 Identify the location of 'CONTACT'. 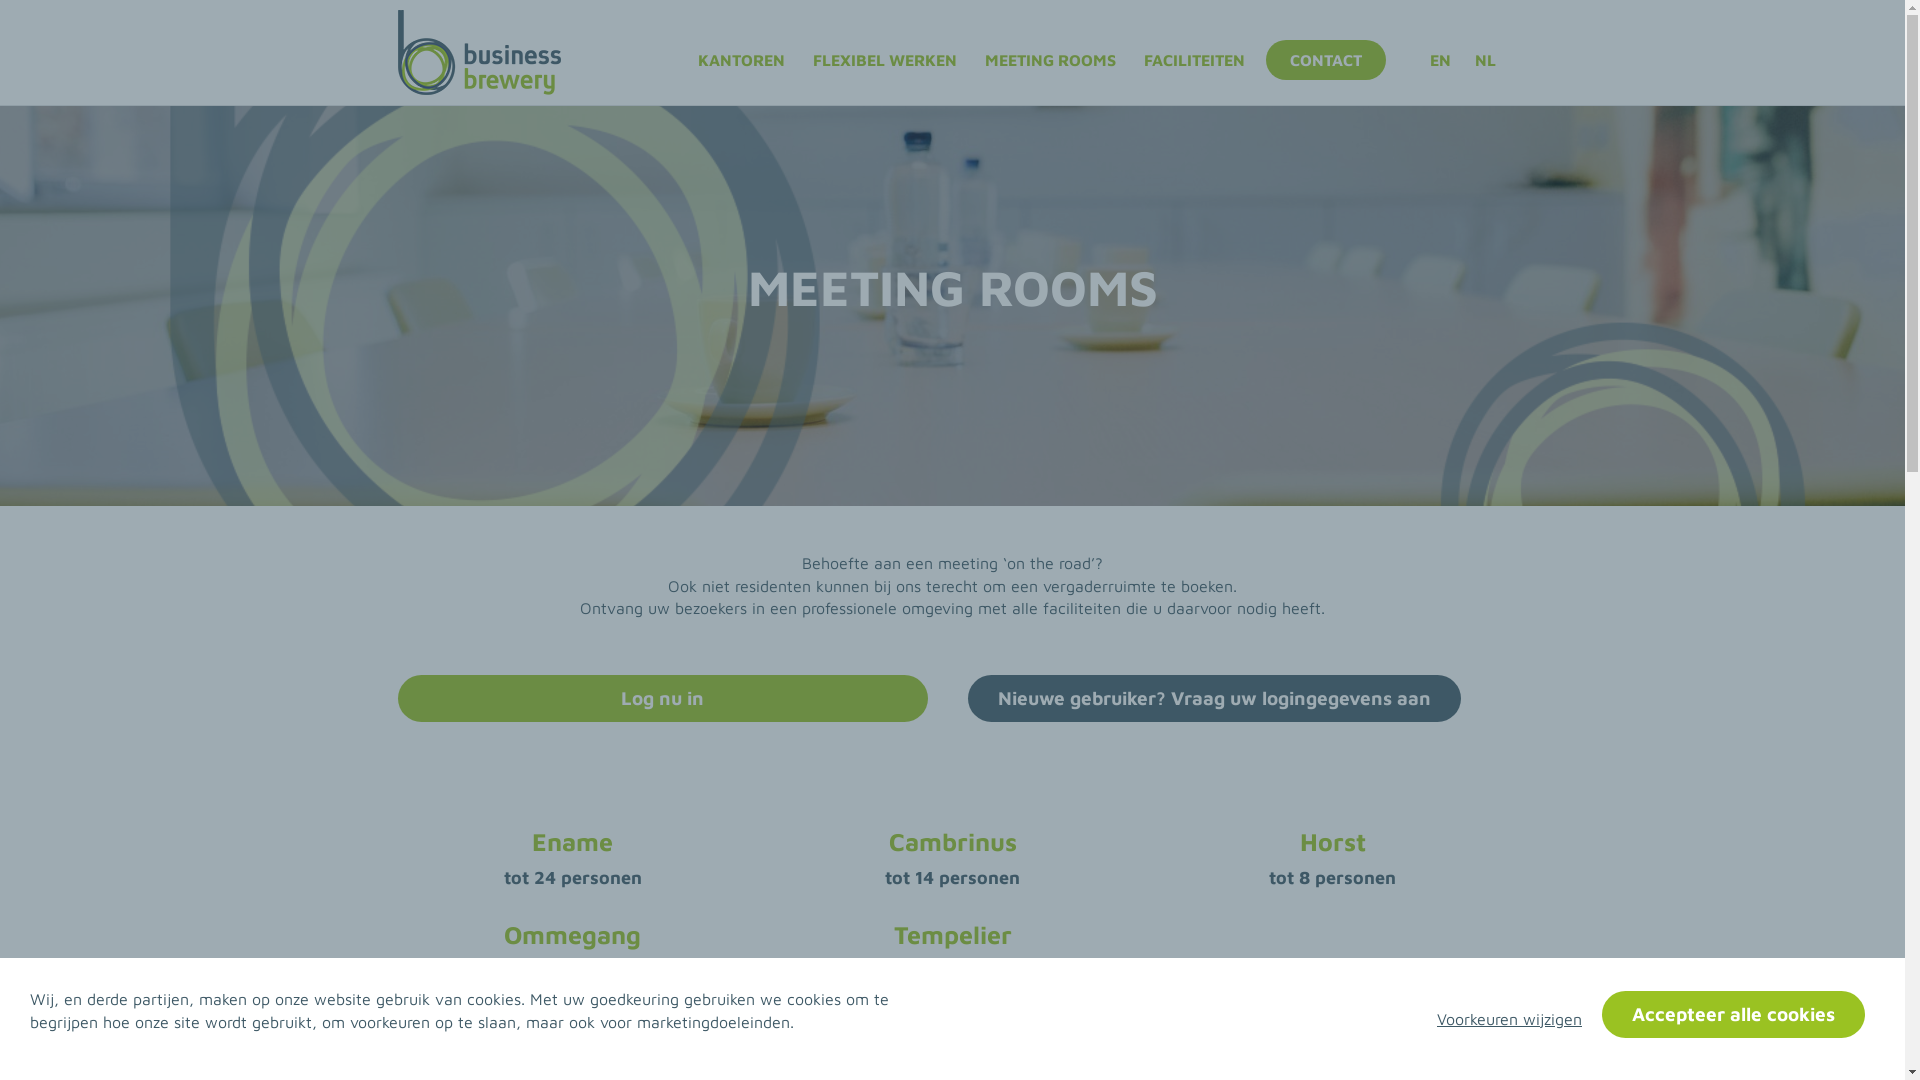
(1265, 59).